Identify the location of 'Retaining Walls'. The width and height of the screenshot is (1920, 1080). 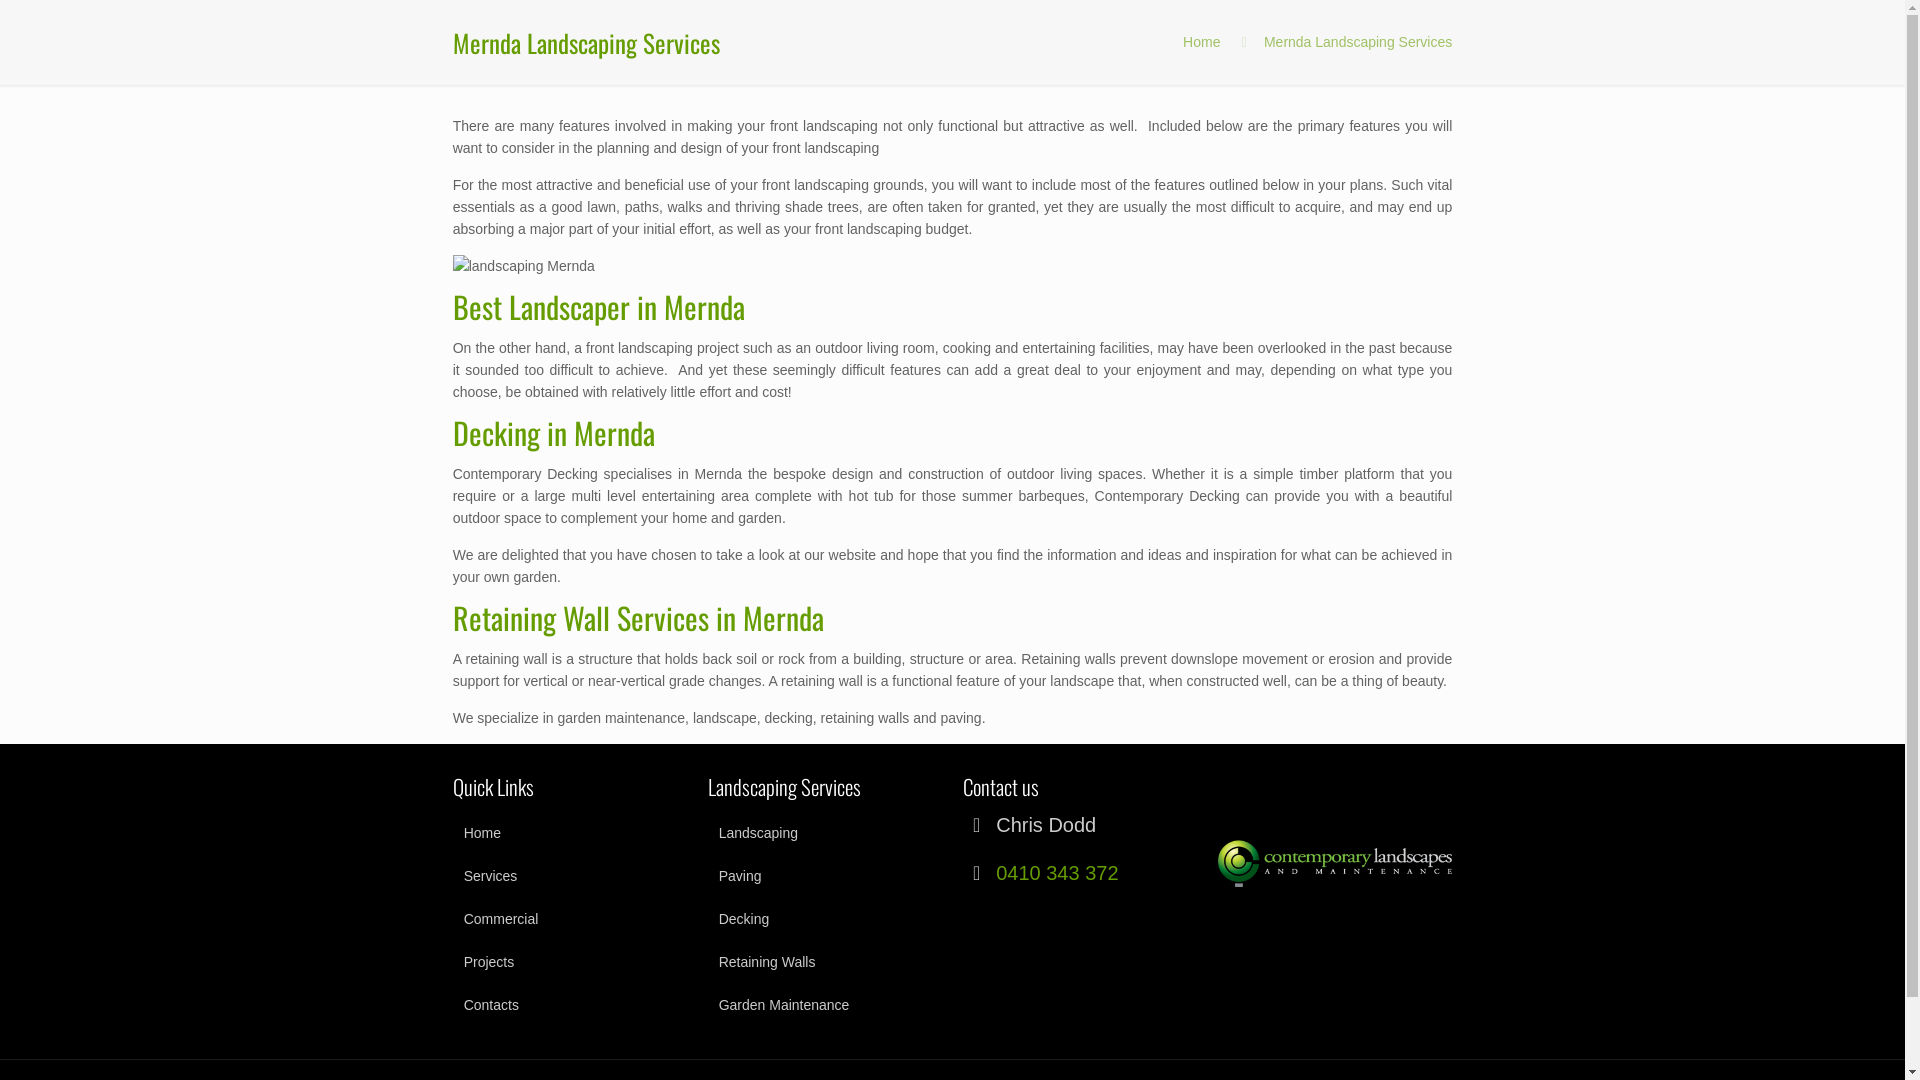
(708, 960).